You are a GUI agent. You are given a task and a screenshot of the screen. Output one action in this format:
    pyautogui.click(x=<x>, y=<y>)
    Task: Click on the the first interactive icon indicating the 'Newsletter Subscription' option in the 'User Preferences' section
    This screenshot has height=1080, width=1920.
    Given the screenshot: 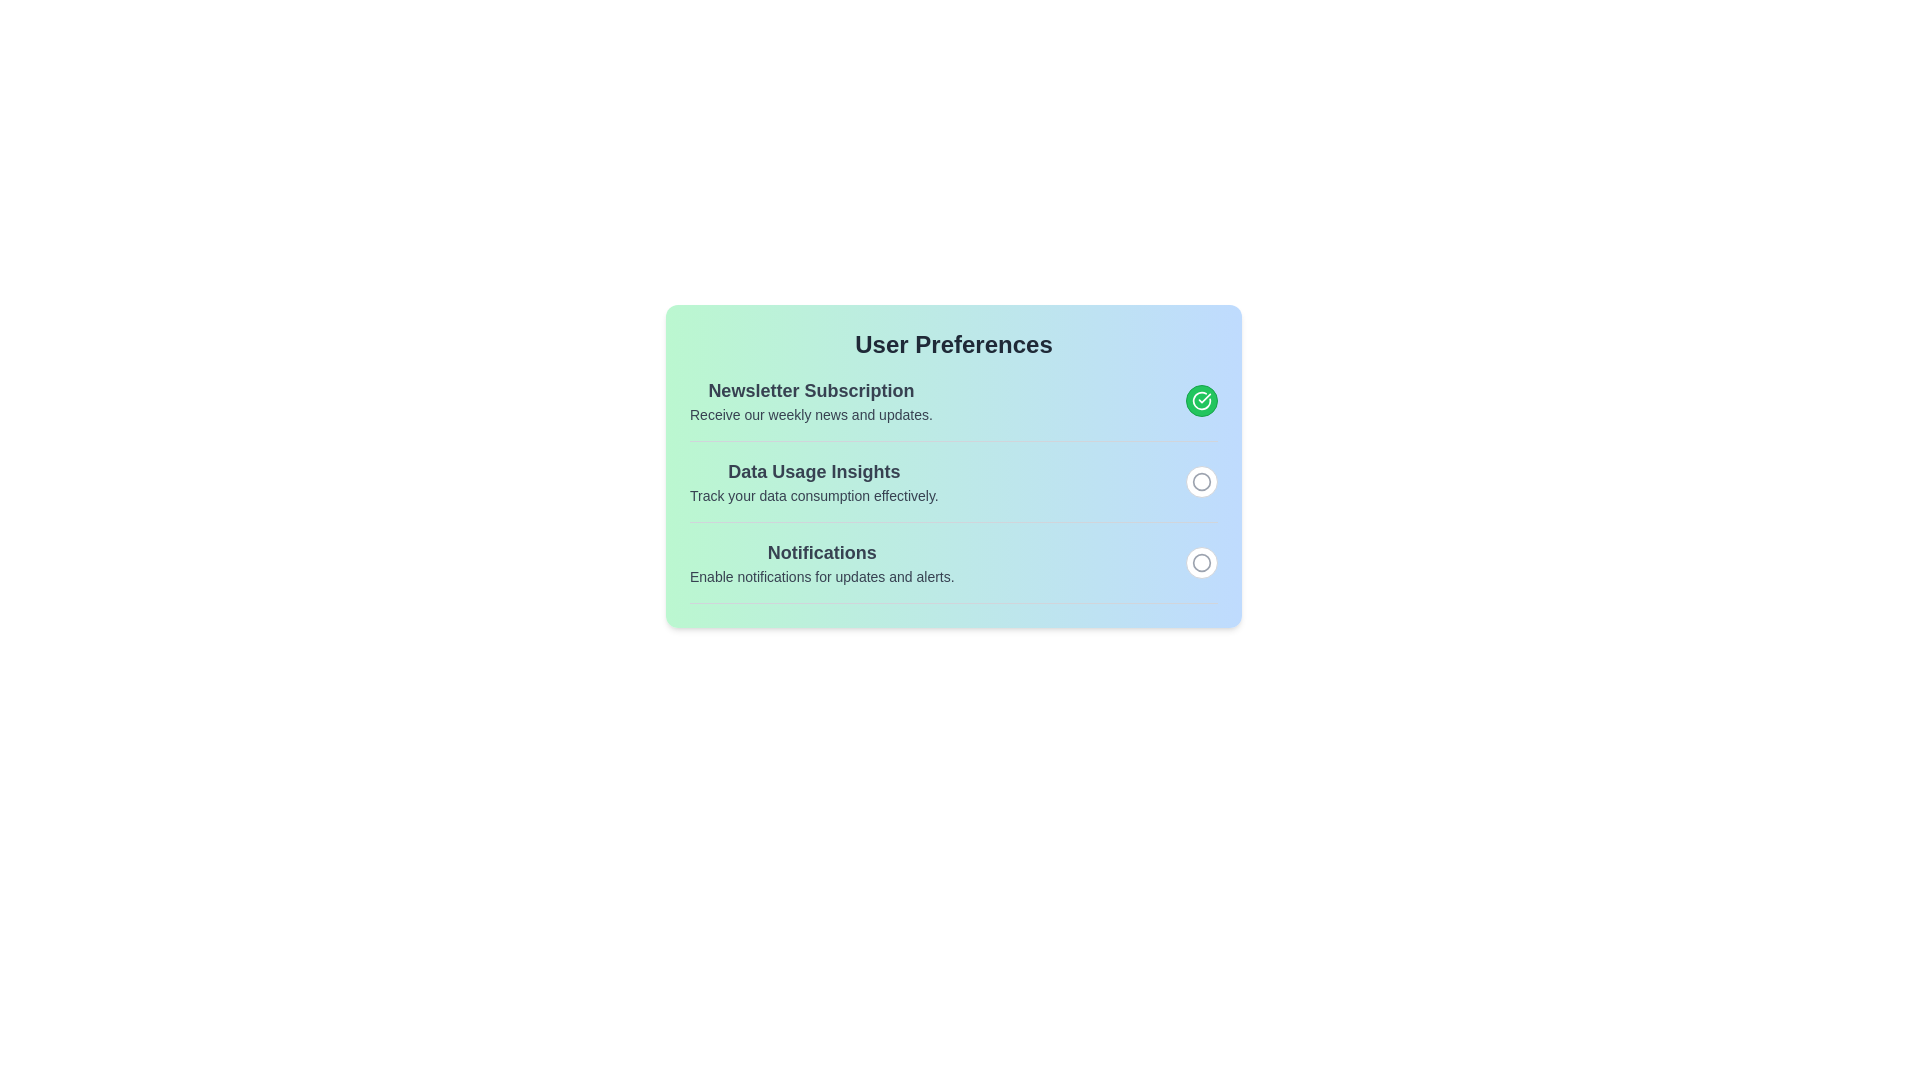 What is the action you would take?
    pyautogui.click(x=1200, y=401)
    